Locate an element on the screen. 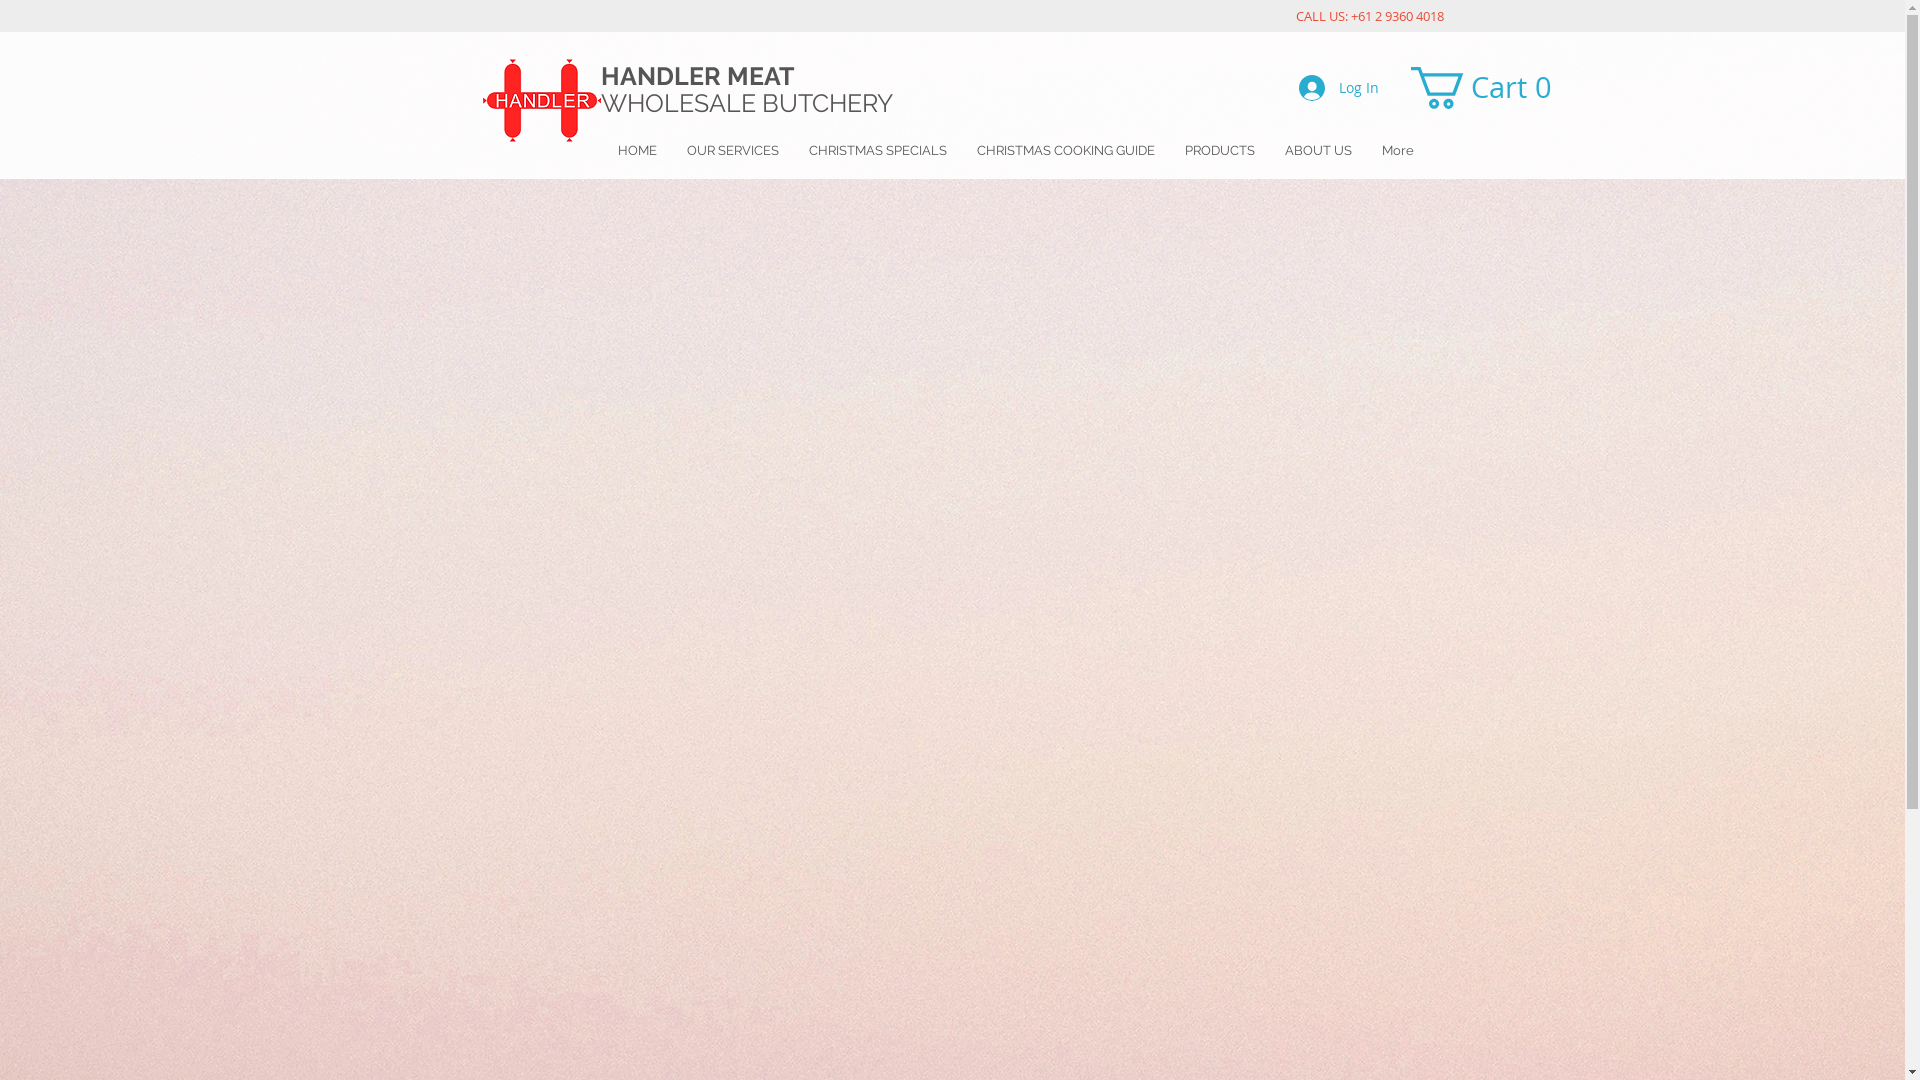 Image resolution: width=1920 pixels, height=1080 pixels. 'WHOLESALE BUTCHERY ' is located at coordinates (747, 103).